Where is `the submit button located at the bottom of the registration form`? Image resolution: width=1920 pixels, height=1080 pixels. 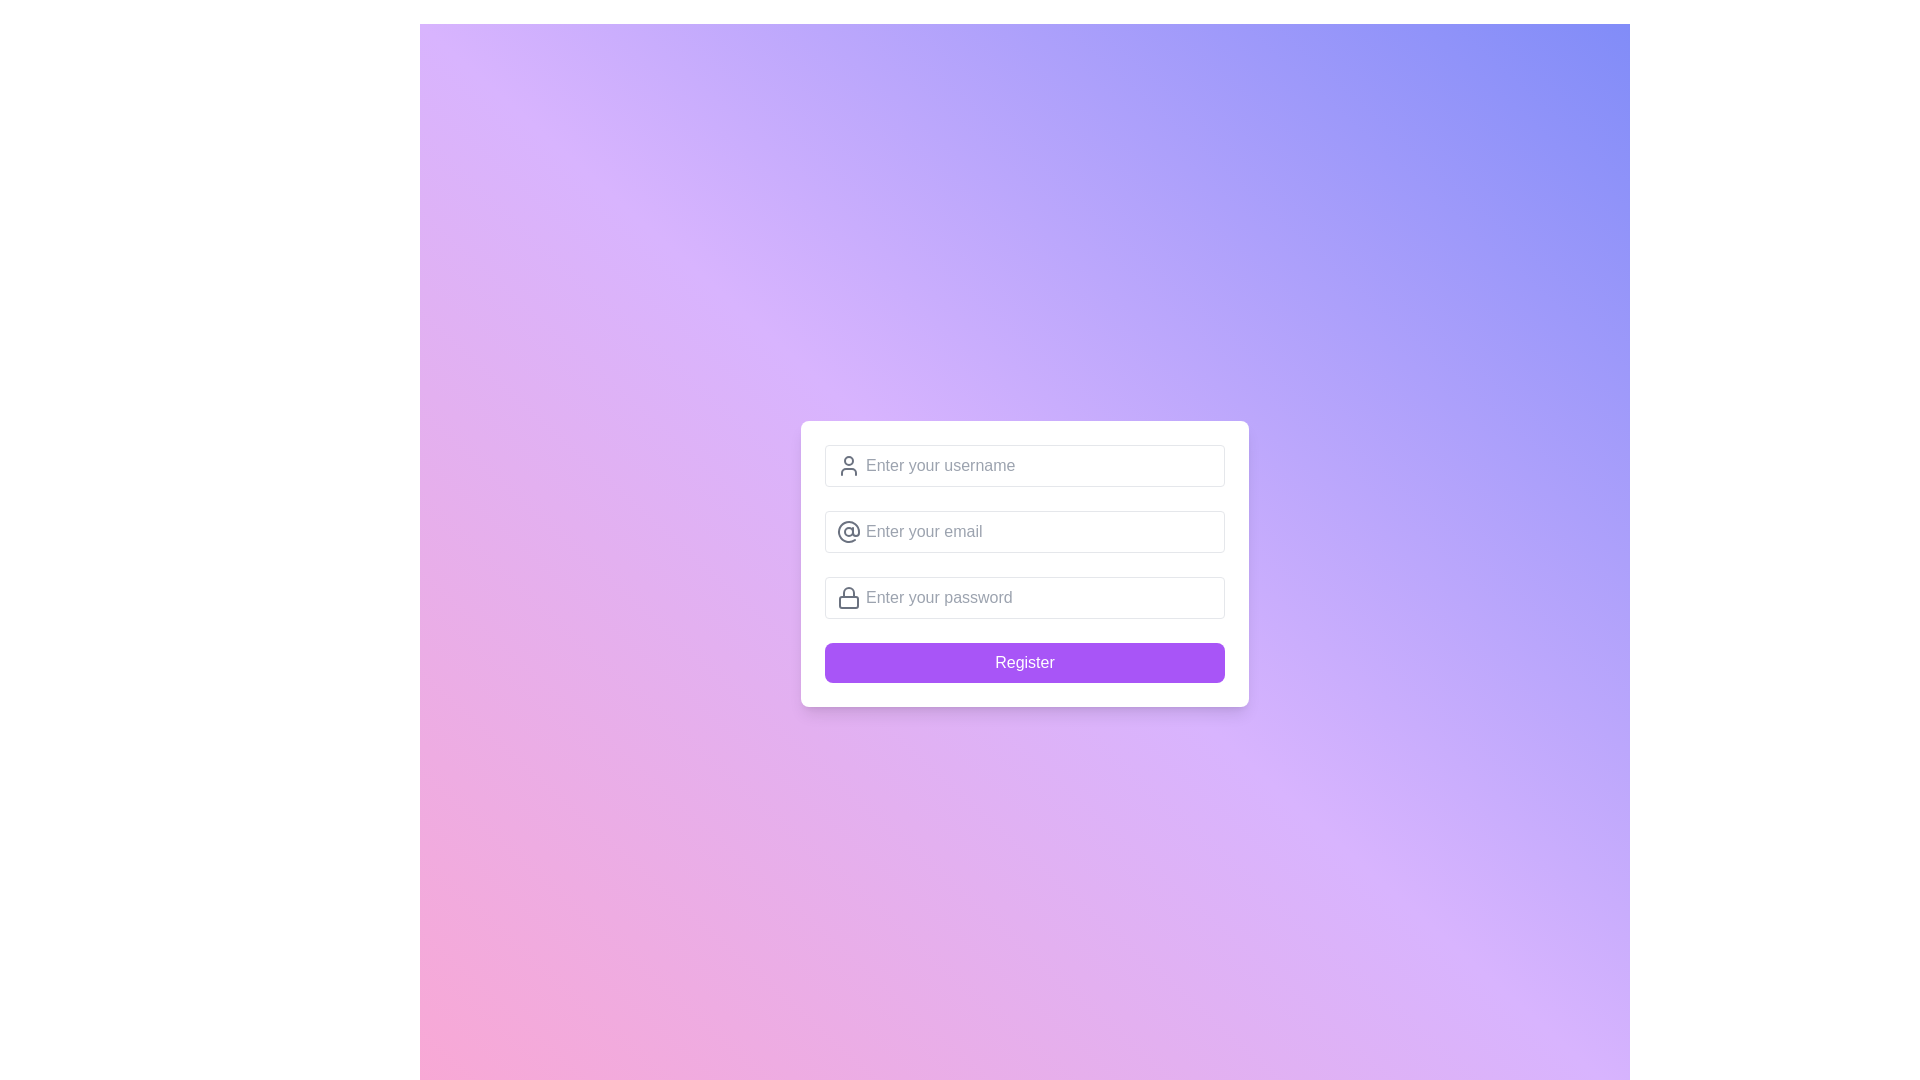
the submit button located at the bottom of the registration form is located at coordinates (1025, 663).